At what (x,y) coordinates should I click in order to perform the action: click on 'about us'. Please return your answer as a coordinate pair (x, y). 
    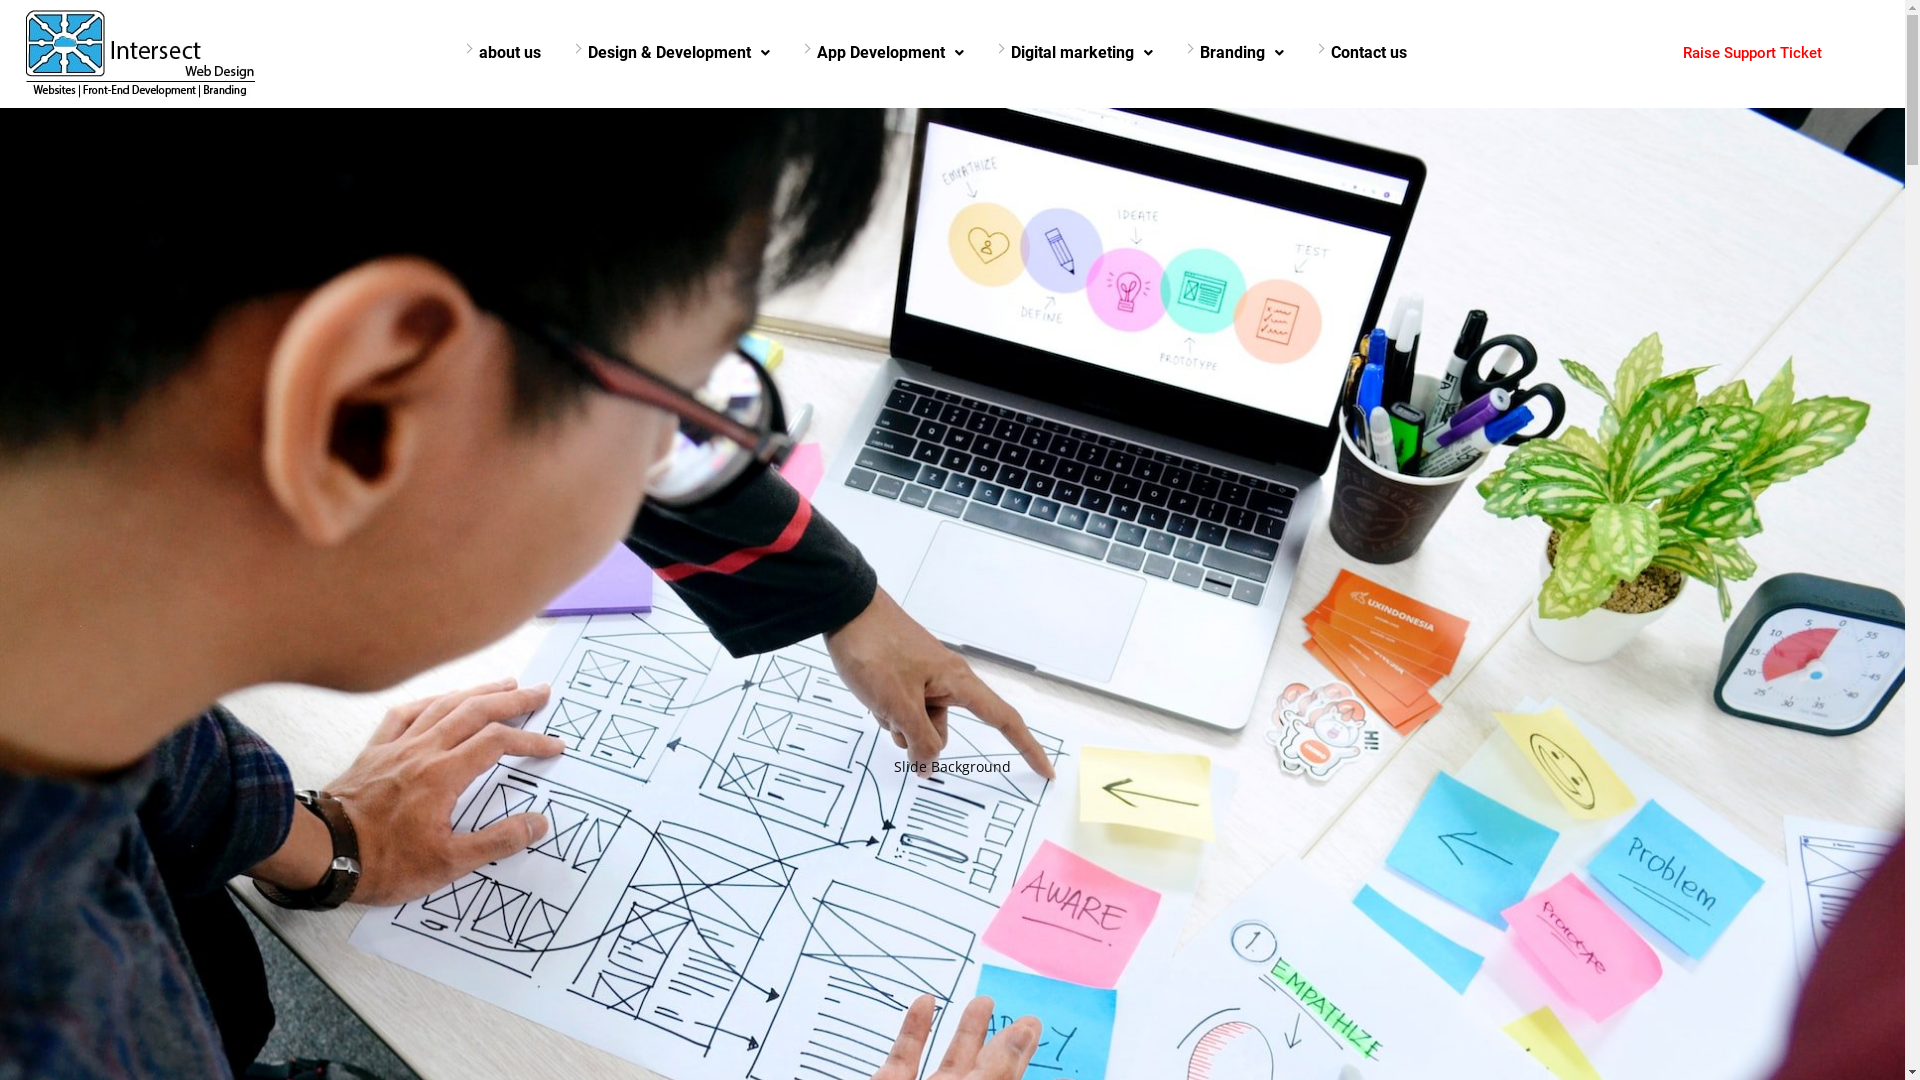
    Looking at the image, I should click on (509, 52).